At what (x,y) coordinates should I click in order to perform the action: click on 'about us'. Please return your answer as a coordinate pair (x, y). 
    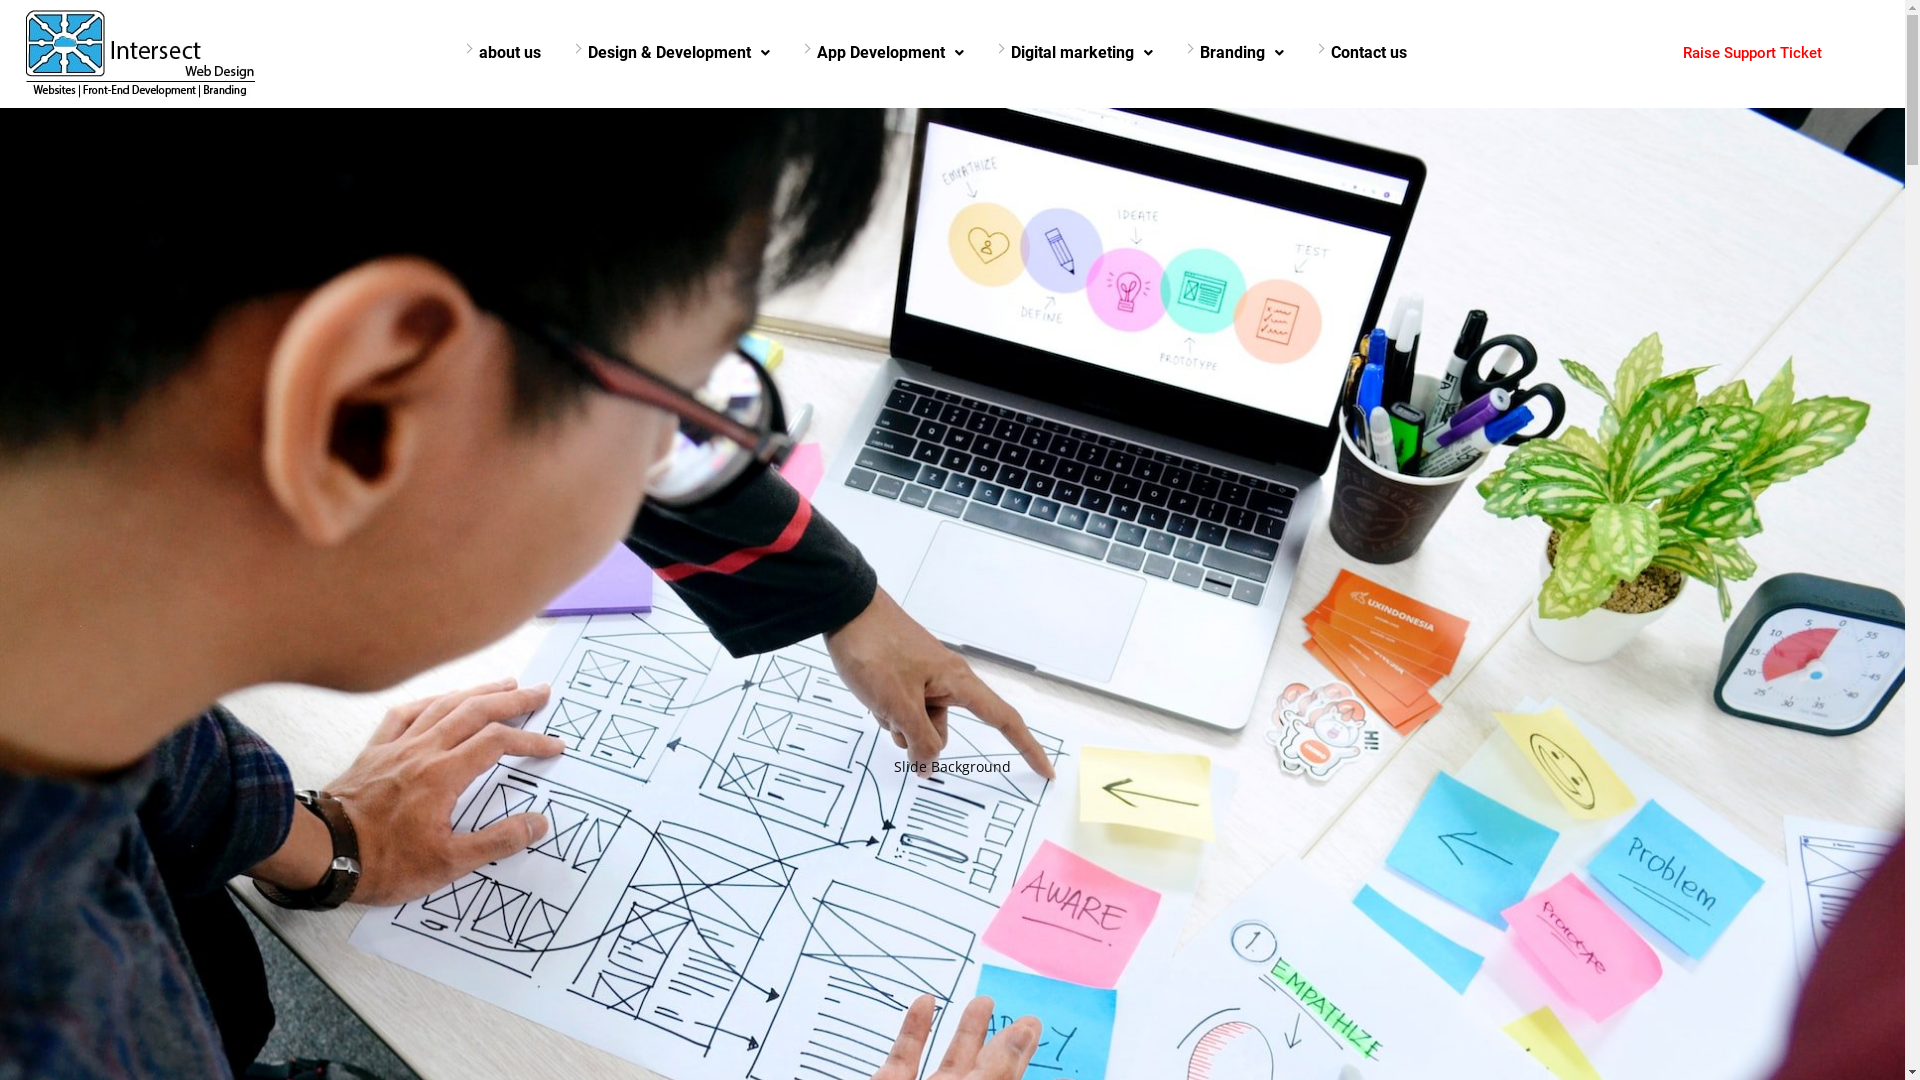
    Looking at the image, I should click on (509, 52).